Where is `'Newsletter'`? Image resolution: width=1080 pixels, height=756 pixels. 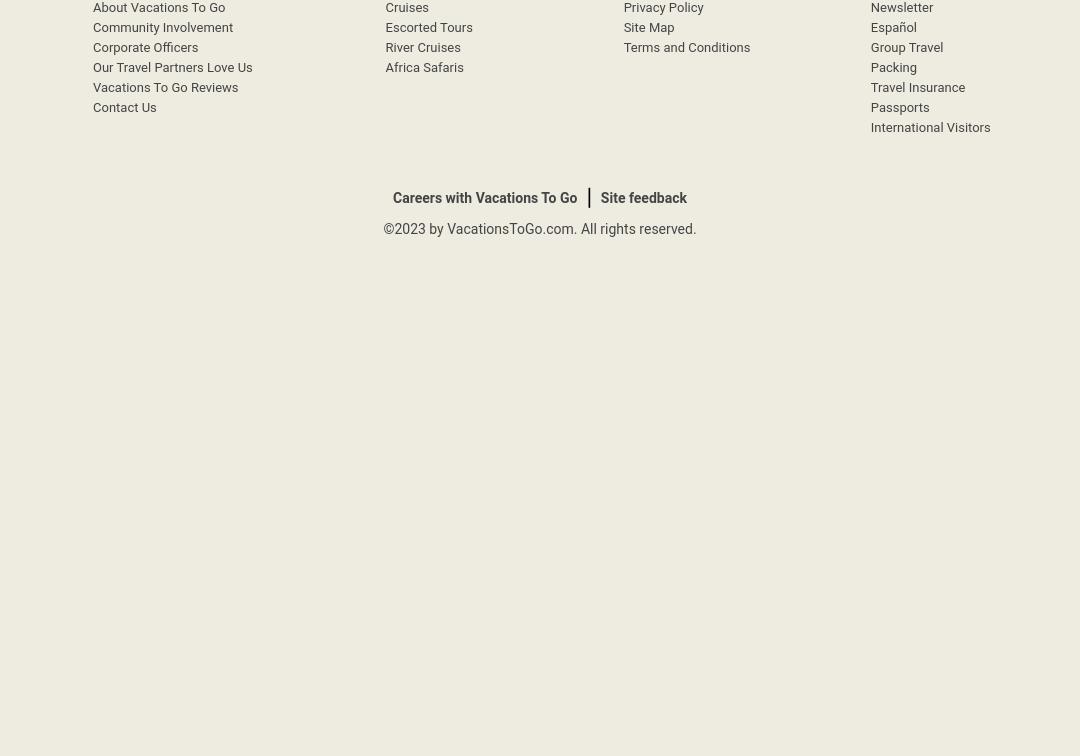 'Newsletter' is located at coordinates (901, 7).